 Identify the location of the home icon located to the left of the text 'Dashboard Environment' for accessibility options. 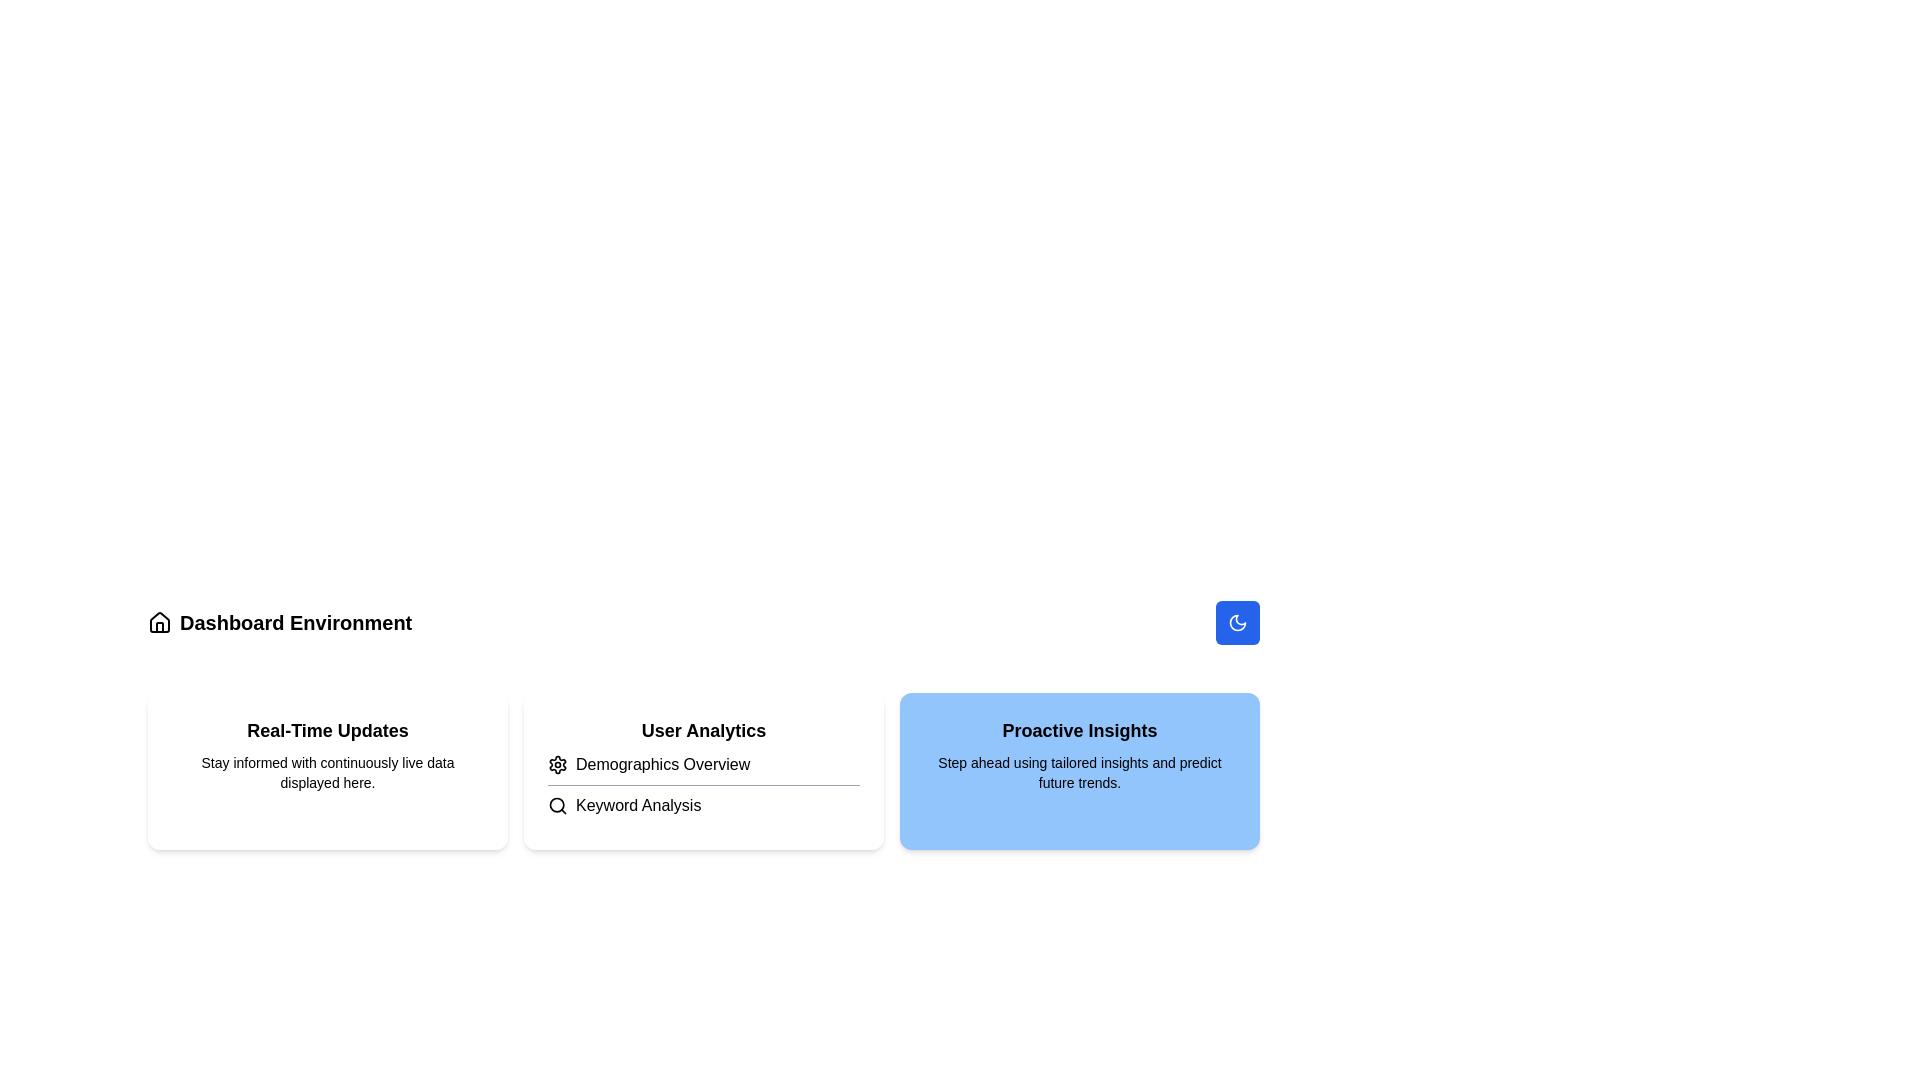
(158, 622).